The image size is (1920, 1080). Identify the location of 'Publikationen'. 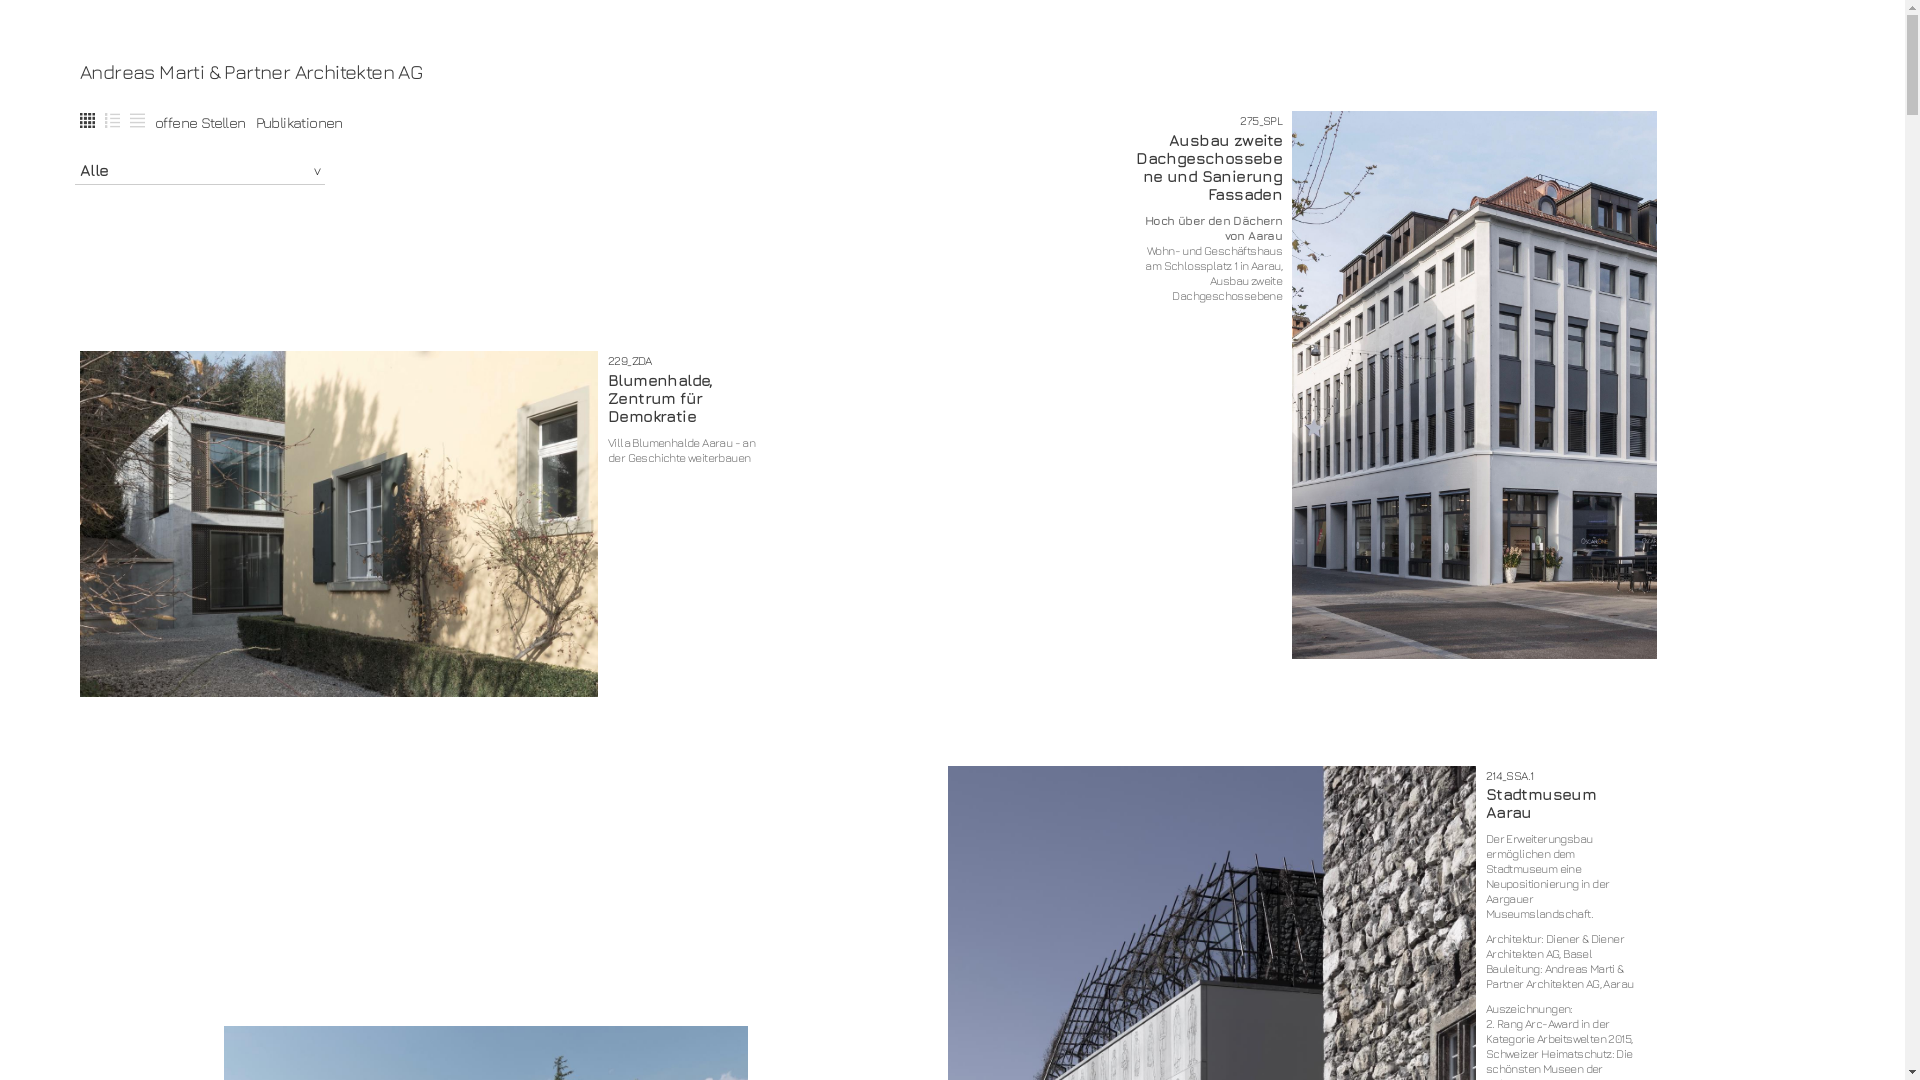
(298, 122).